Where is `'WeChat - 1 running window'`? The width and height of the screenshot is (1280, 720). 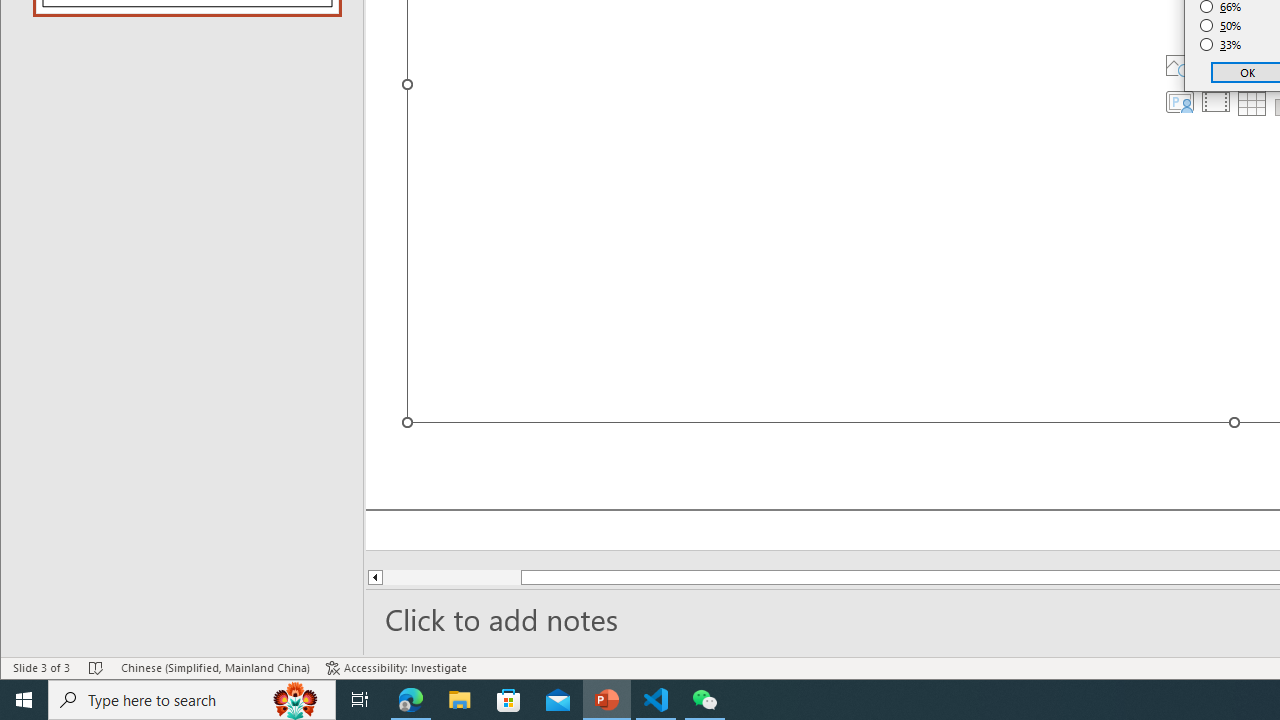
'WeChat - 1 running window' is located at coordinates (705, 698).